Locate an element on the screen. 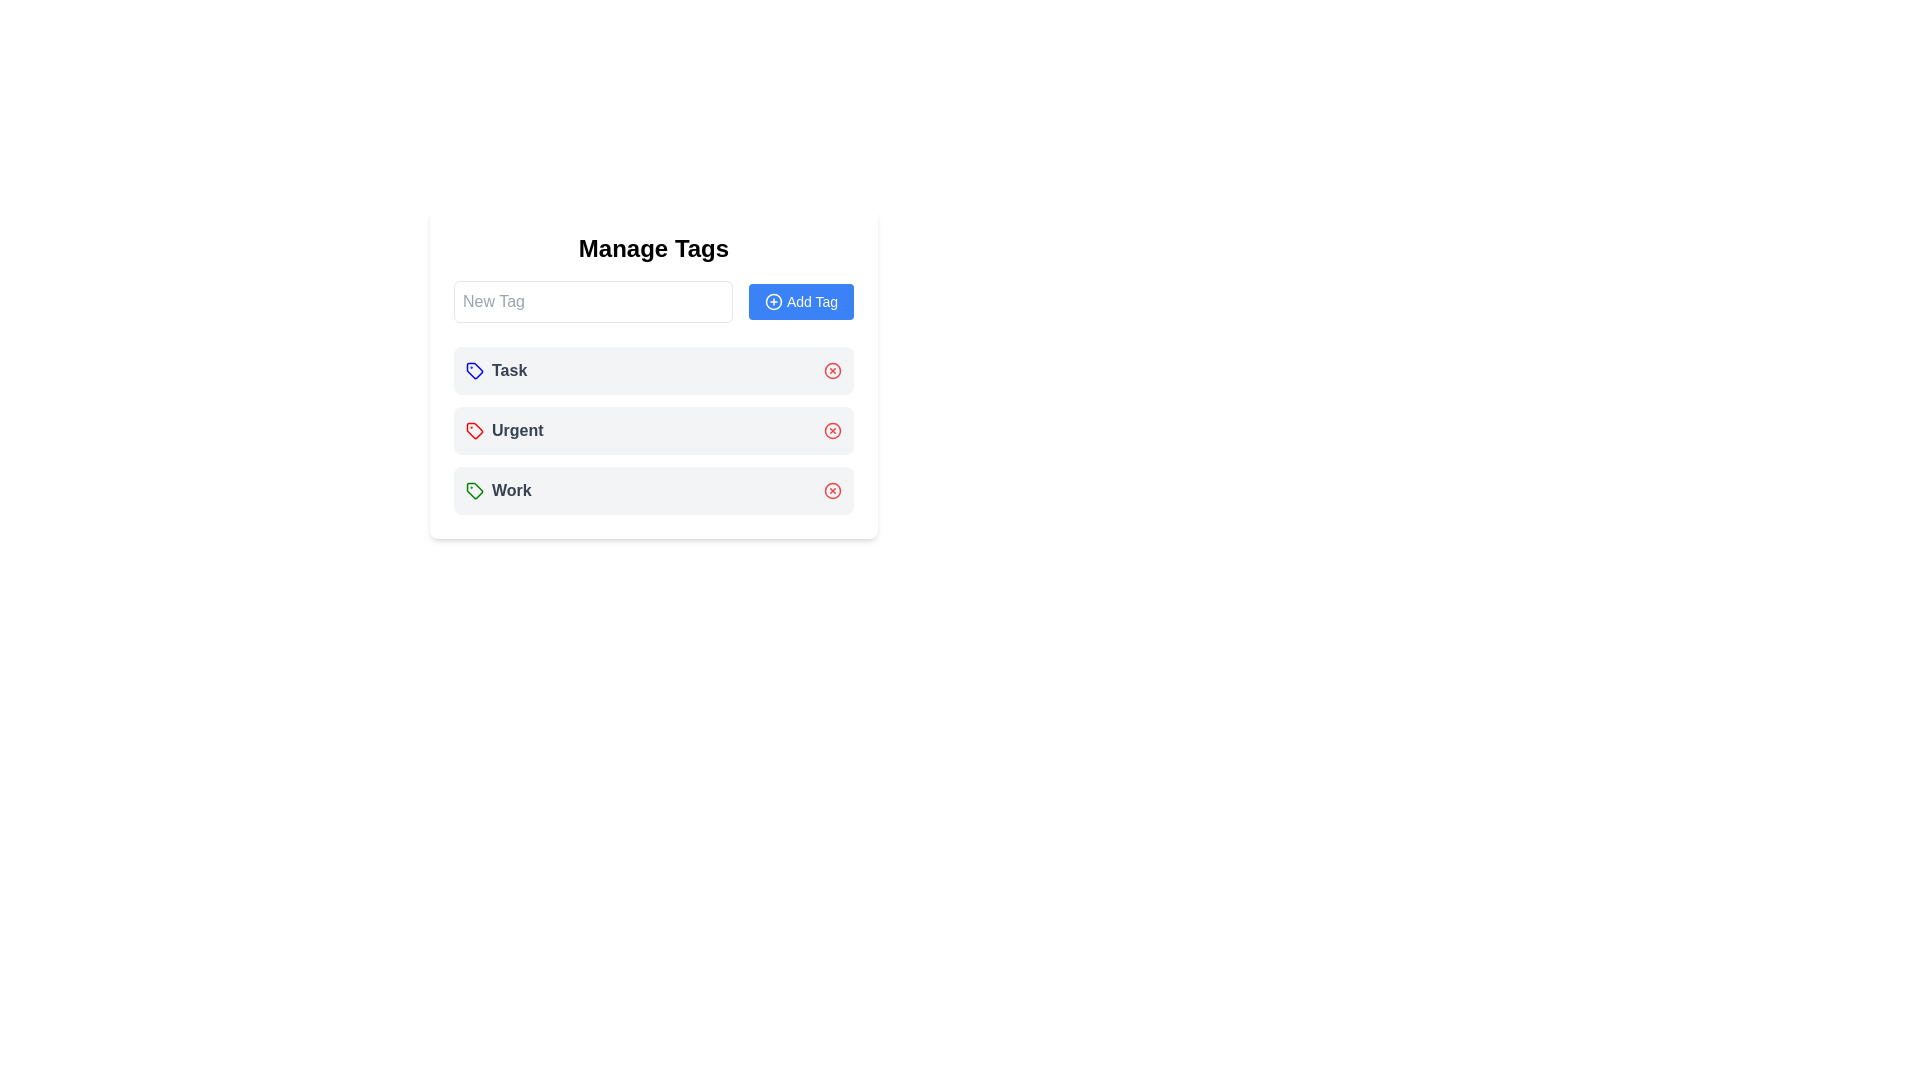  the icon representing the 'Task' label, located in the vertical list under 'Manage Tags', positioned to the left of the text label 'Task' is located at coordinates (474, 370).